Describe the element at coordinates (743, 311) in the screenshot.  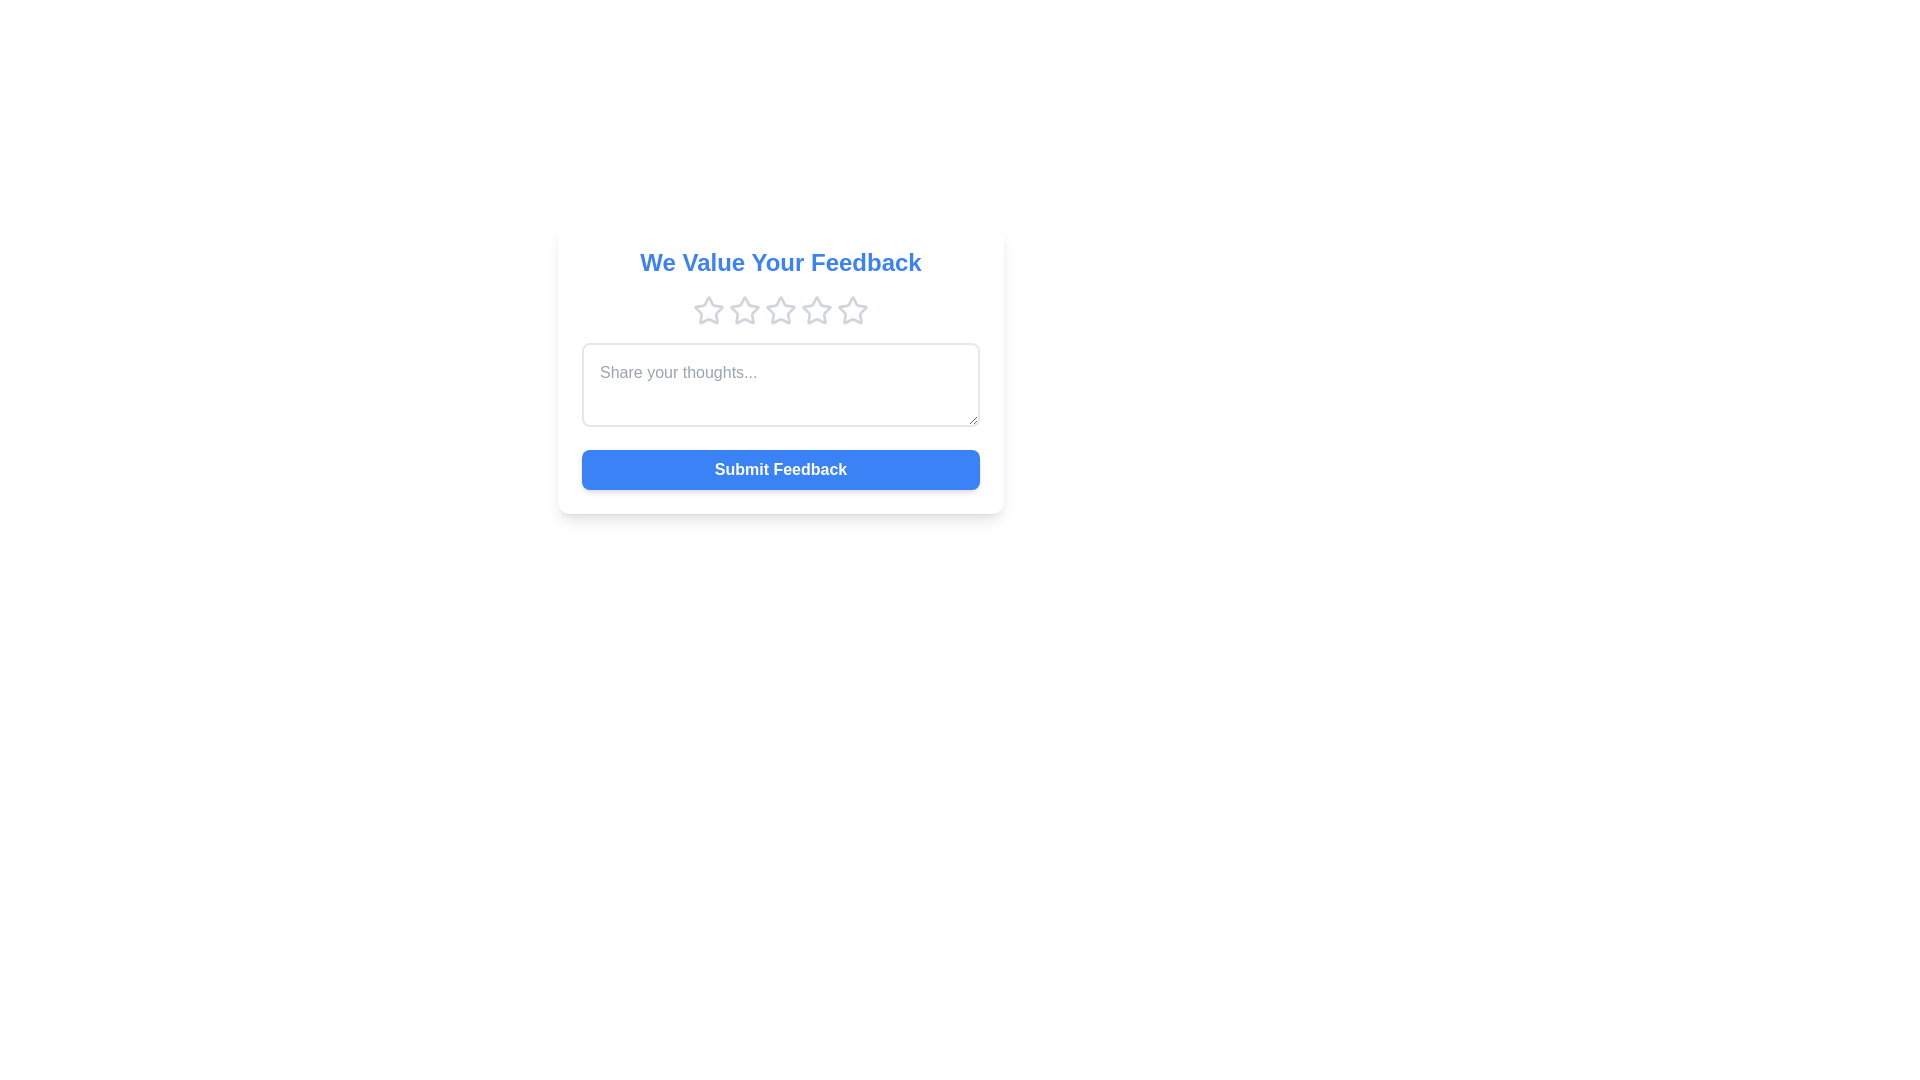
I see `the star corresponding to the desired rating 2` at that location.